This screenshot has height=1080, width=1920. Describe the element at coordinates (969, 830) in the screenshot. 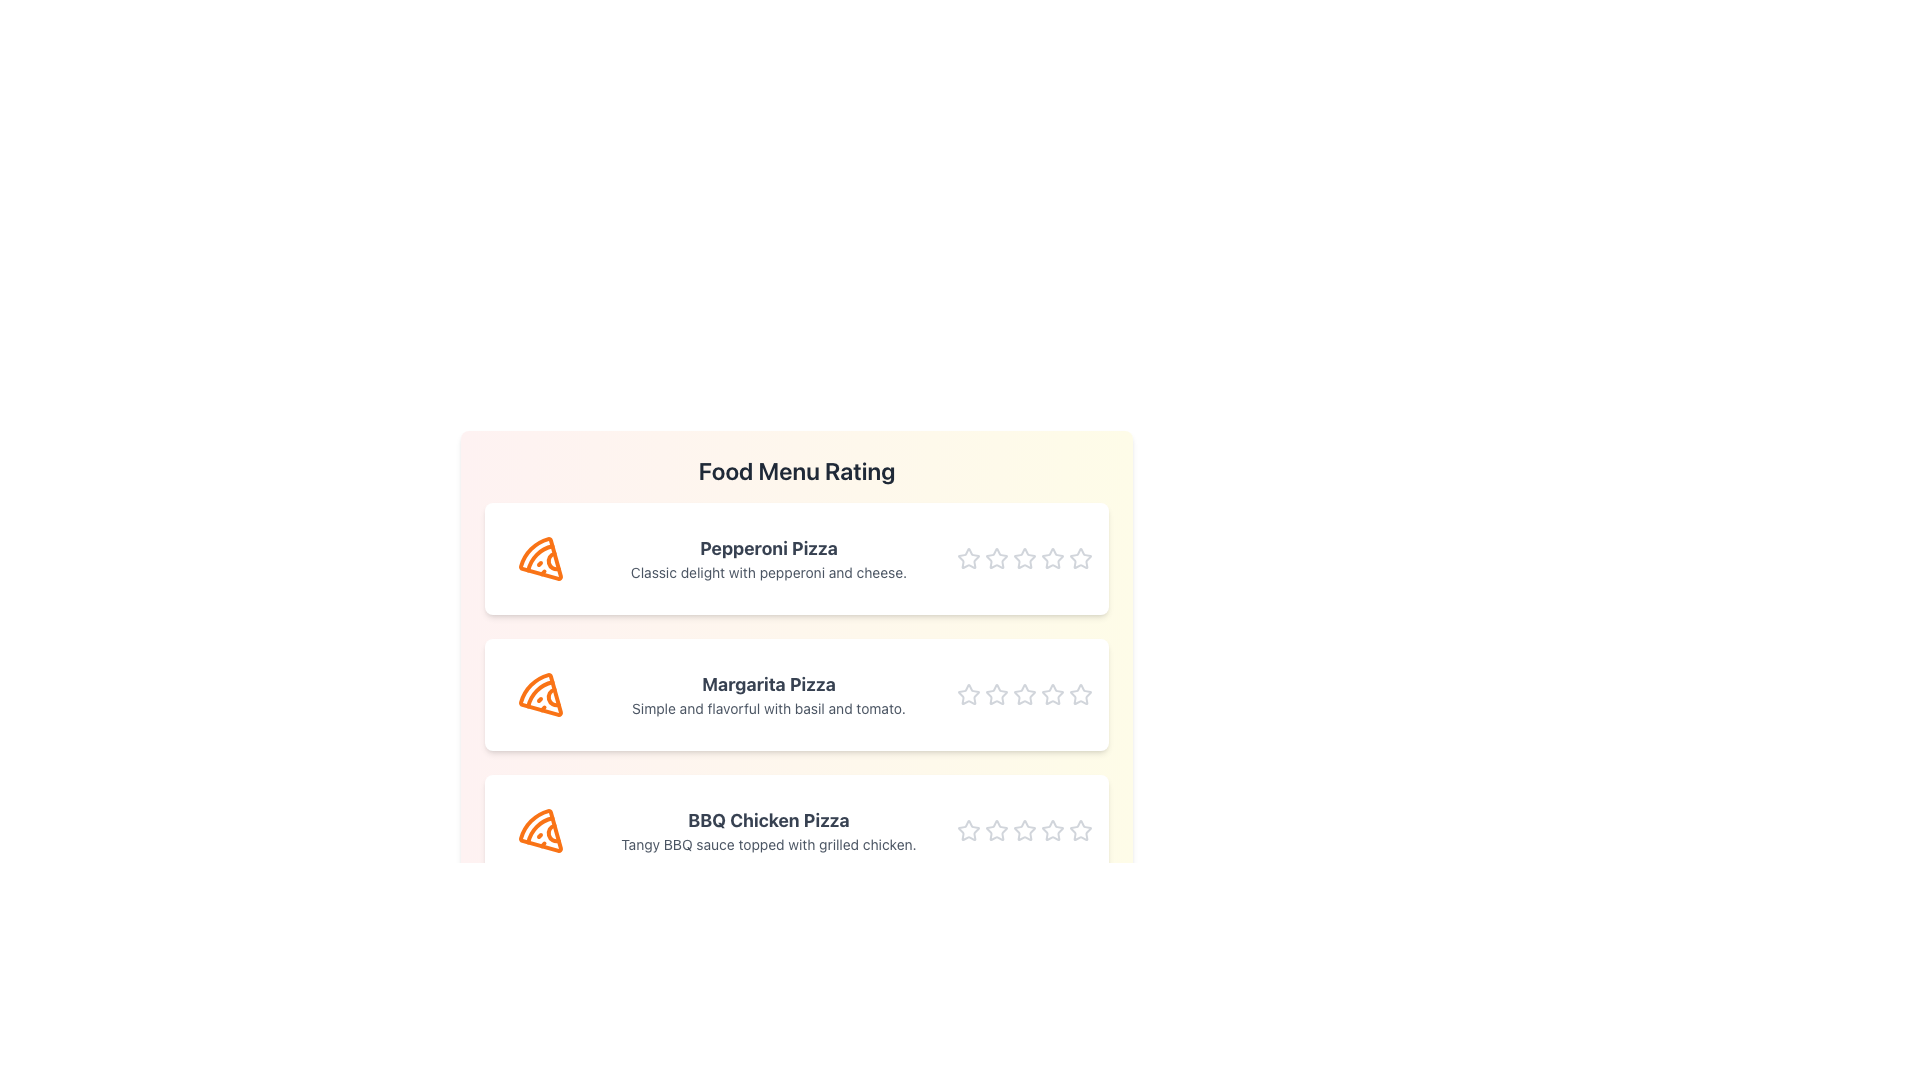

I see `the first star icon in the five-star rating system for the 'BBQ Chicken Pizza' menu item` at that location.